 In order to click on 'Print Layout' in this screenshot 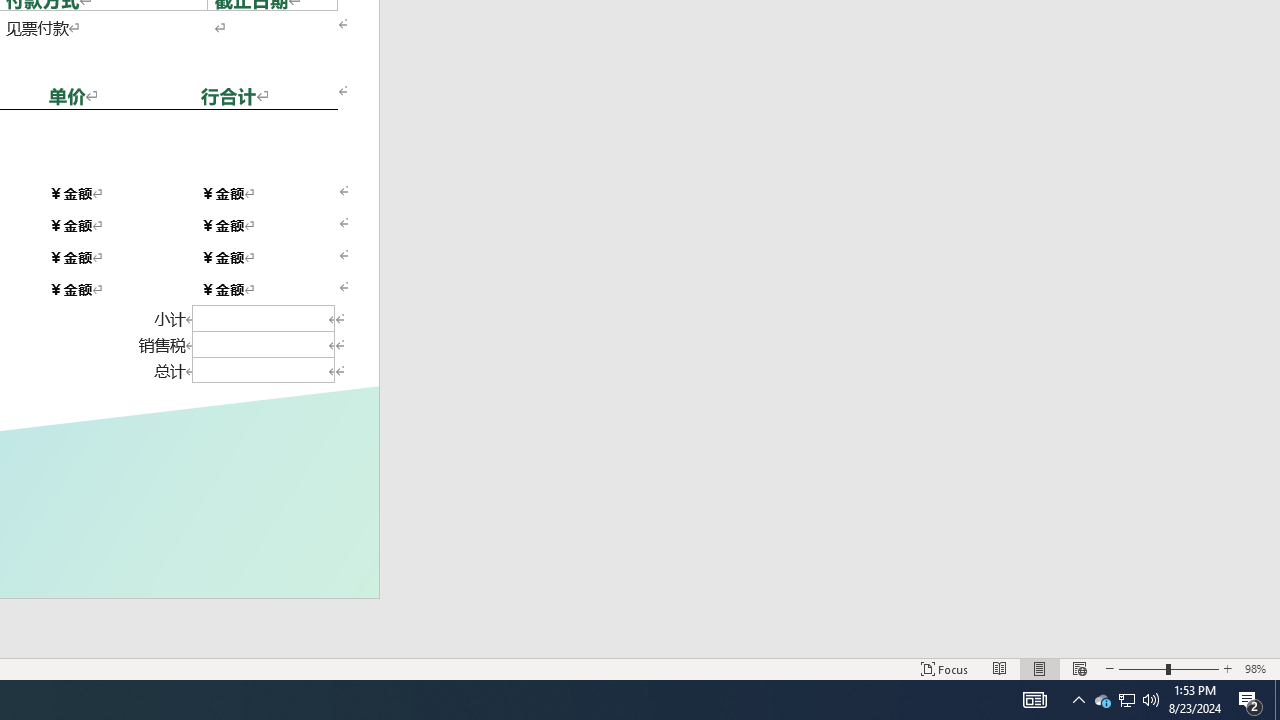, I will do `click(1040, 669)`.